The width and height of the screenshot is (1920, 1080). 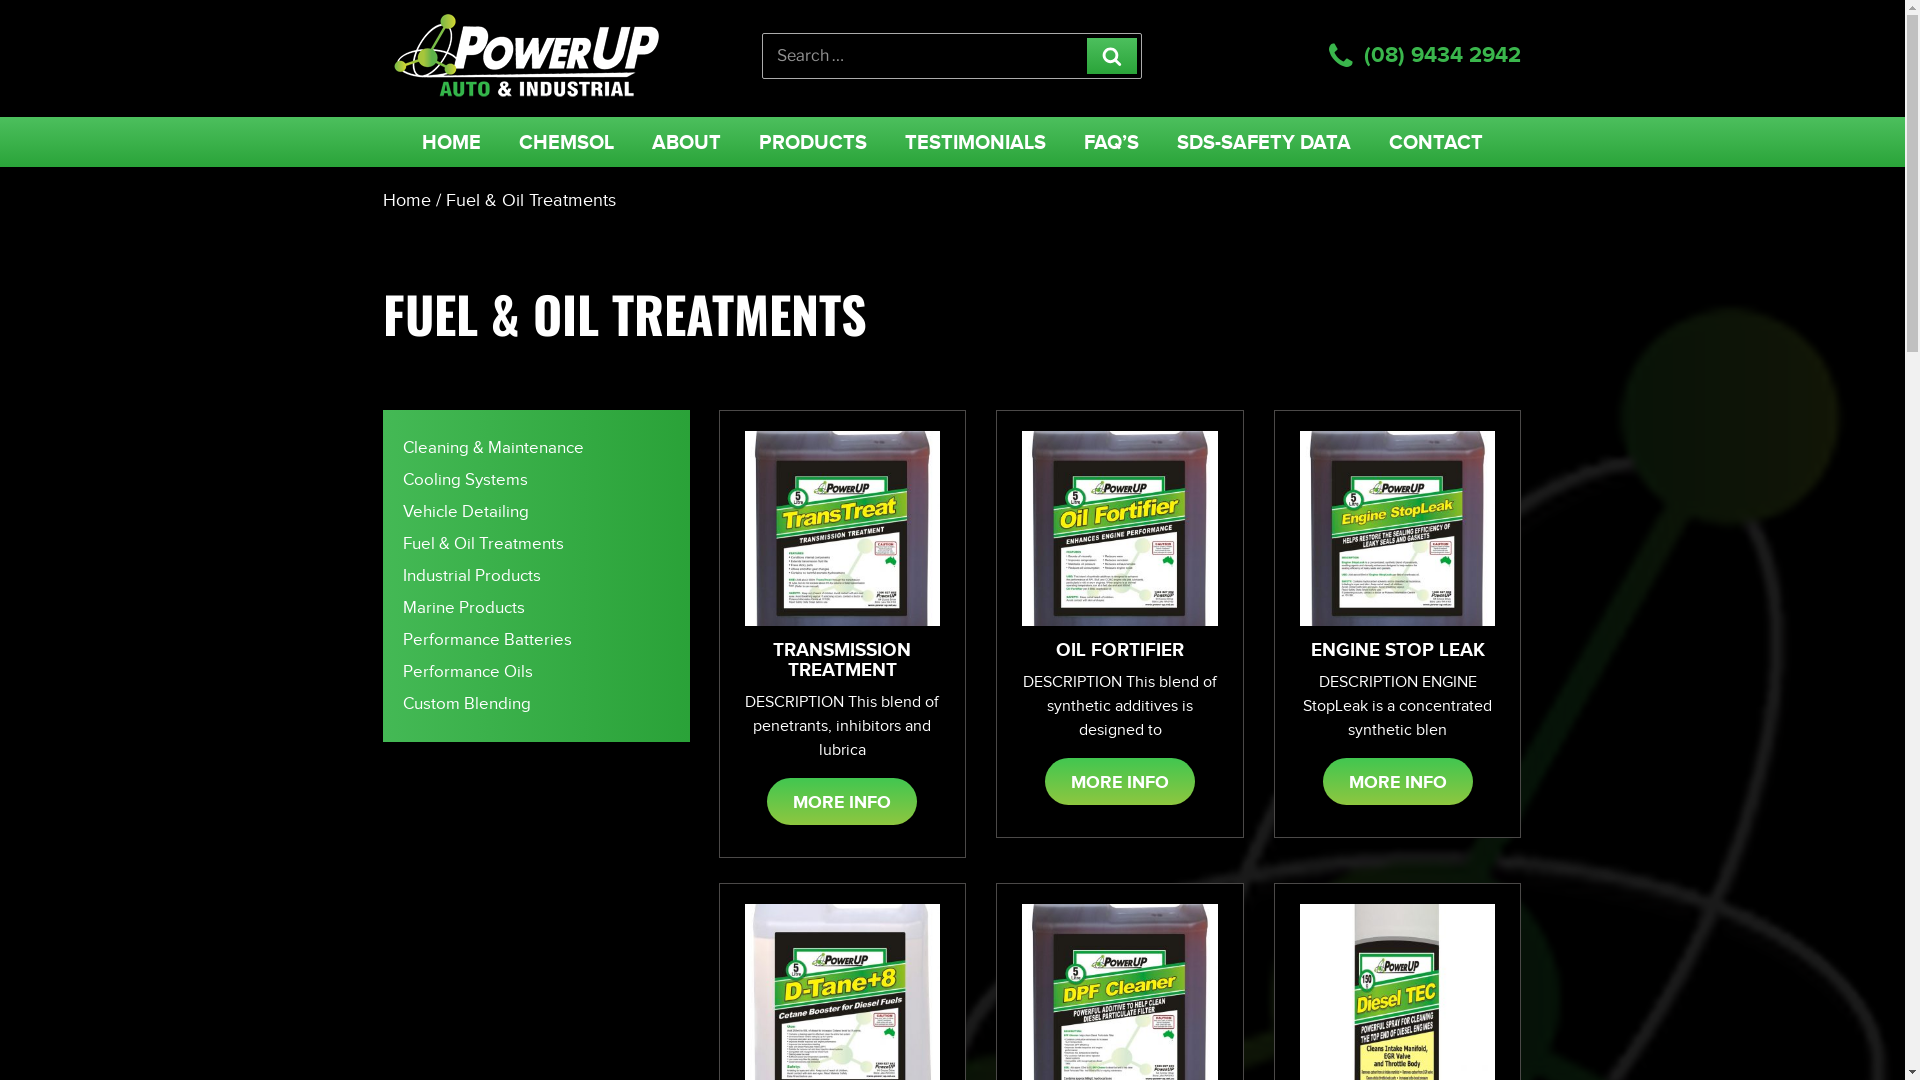 What do you see at coordinates (464, 511) in the screenshot?
I see `'Vehicle Detailing'` at bounding box center [464, 511].